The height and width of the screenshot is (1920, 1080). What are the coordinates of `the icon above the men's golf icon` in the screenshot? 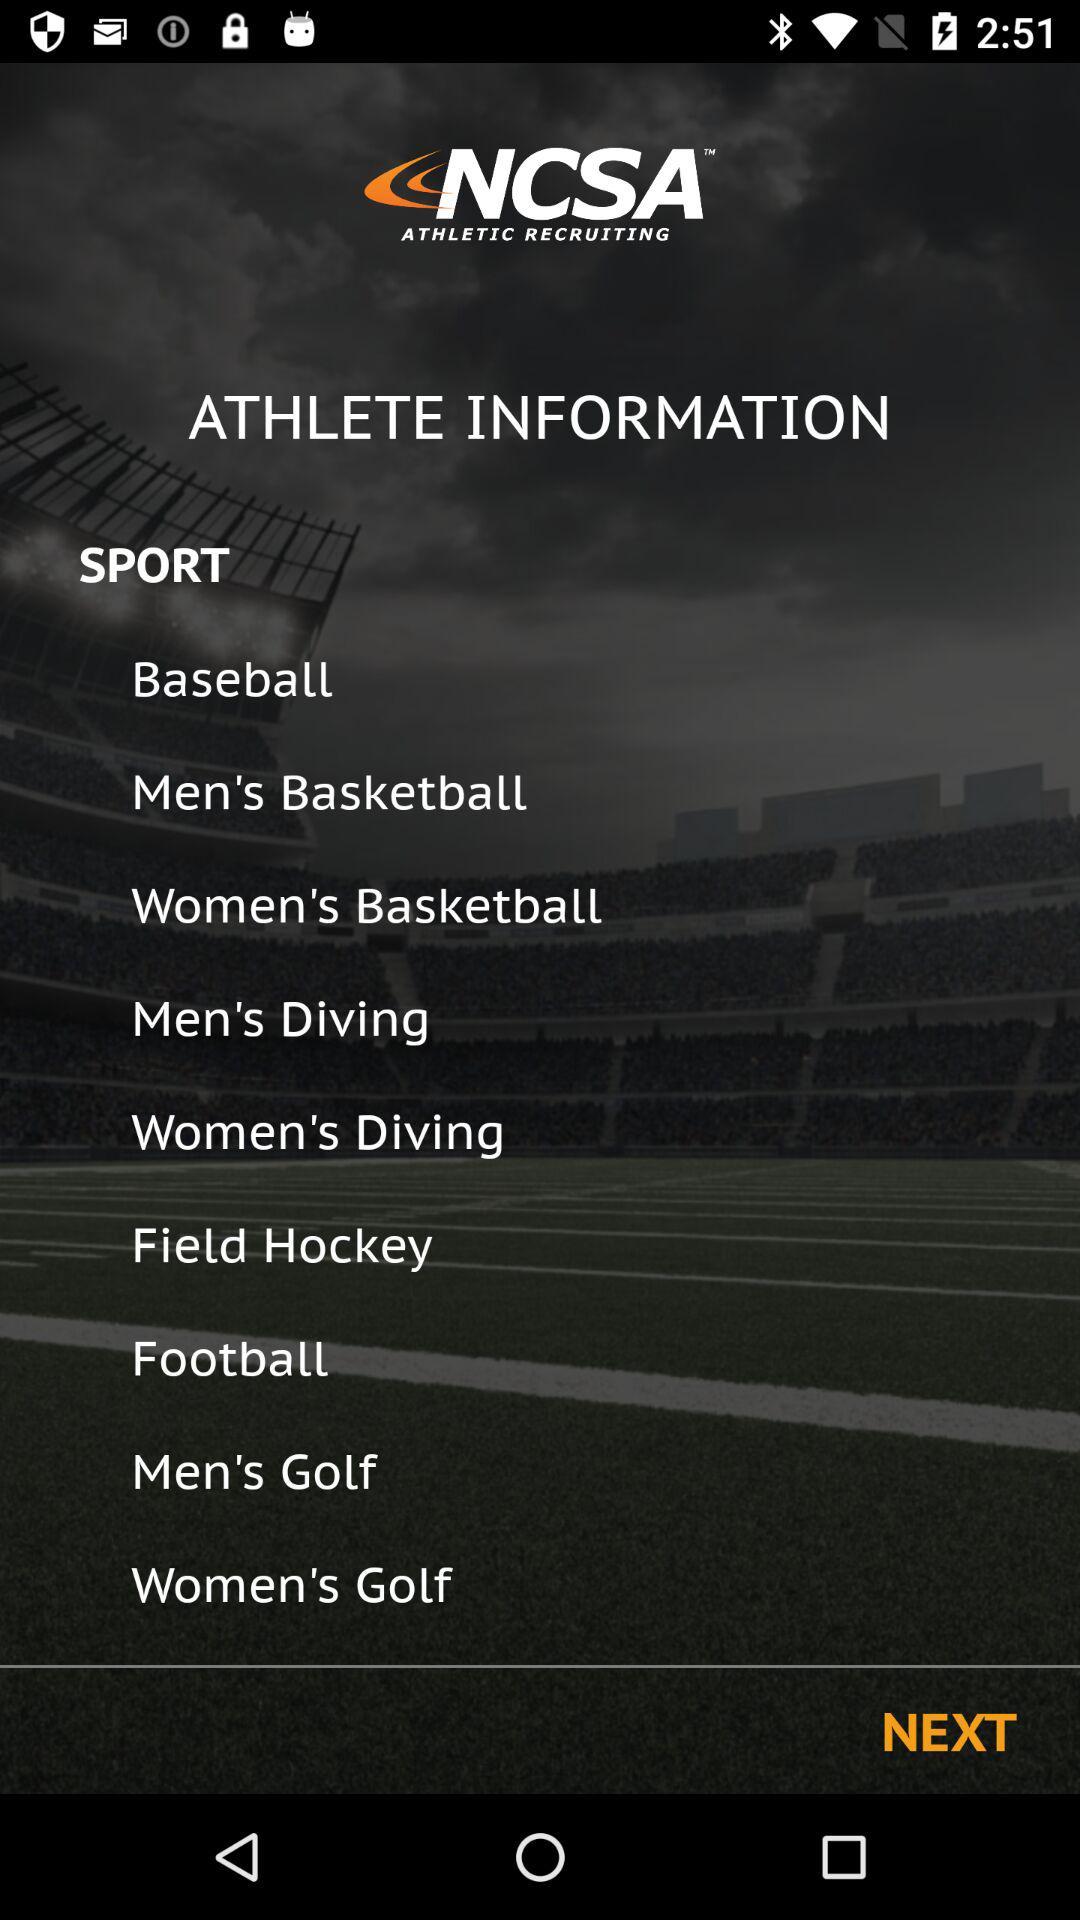 It's located at (591, 1357).